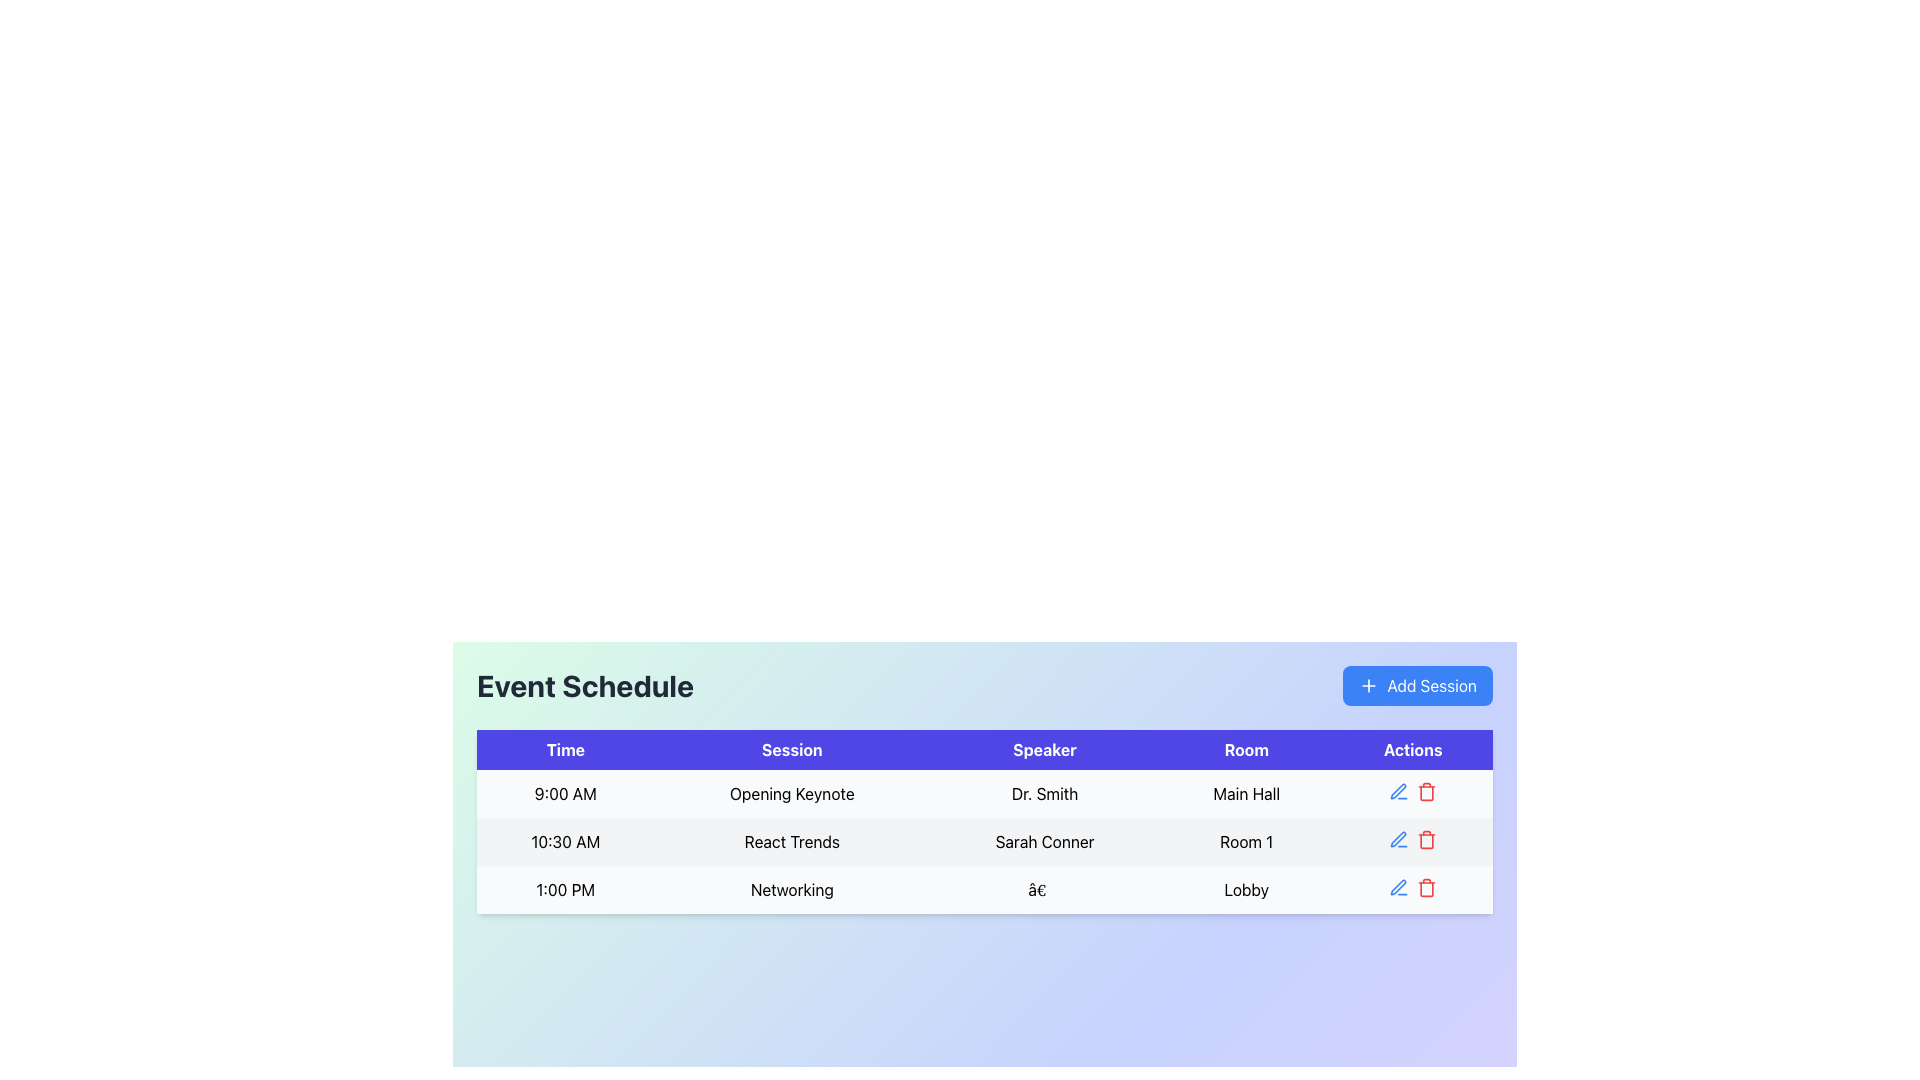 Image resolution: width=1920 pixels, height=1080 pixels. I want to click on the trash icon in the 'Actions' column of the last data row in the event schedule table, so click(1426, 886).